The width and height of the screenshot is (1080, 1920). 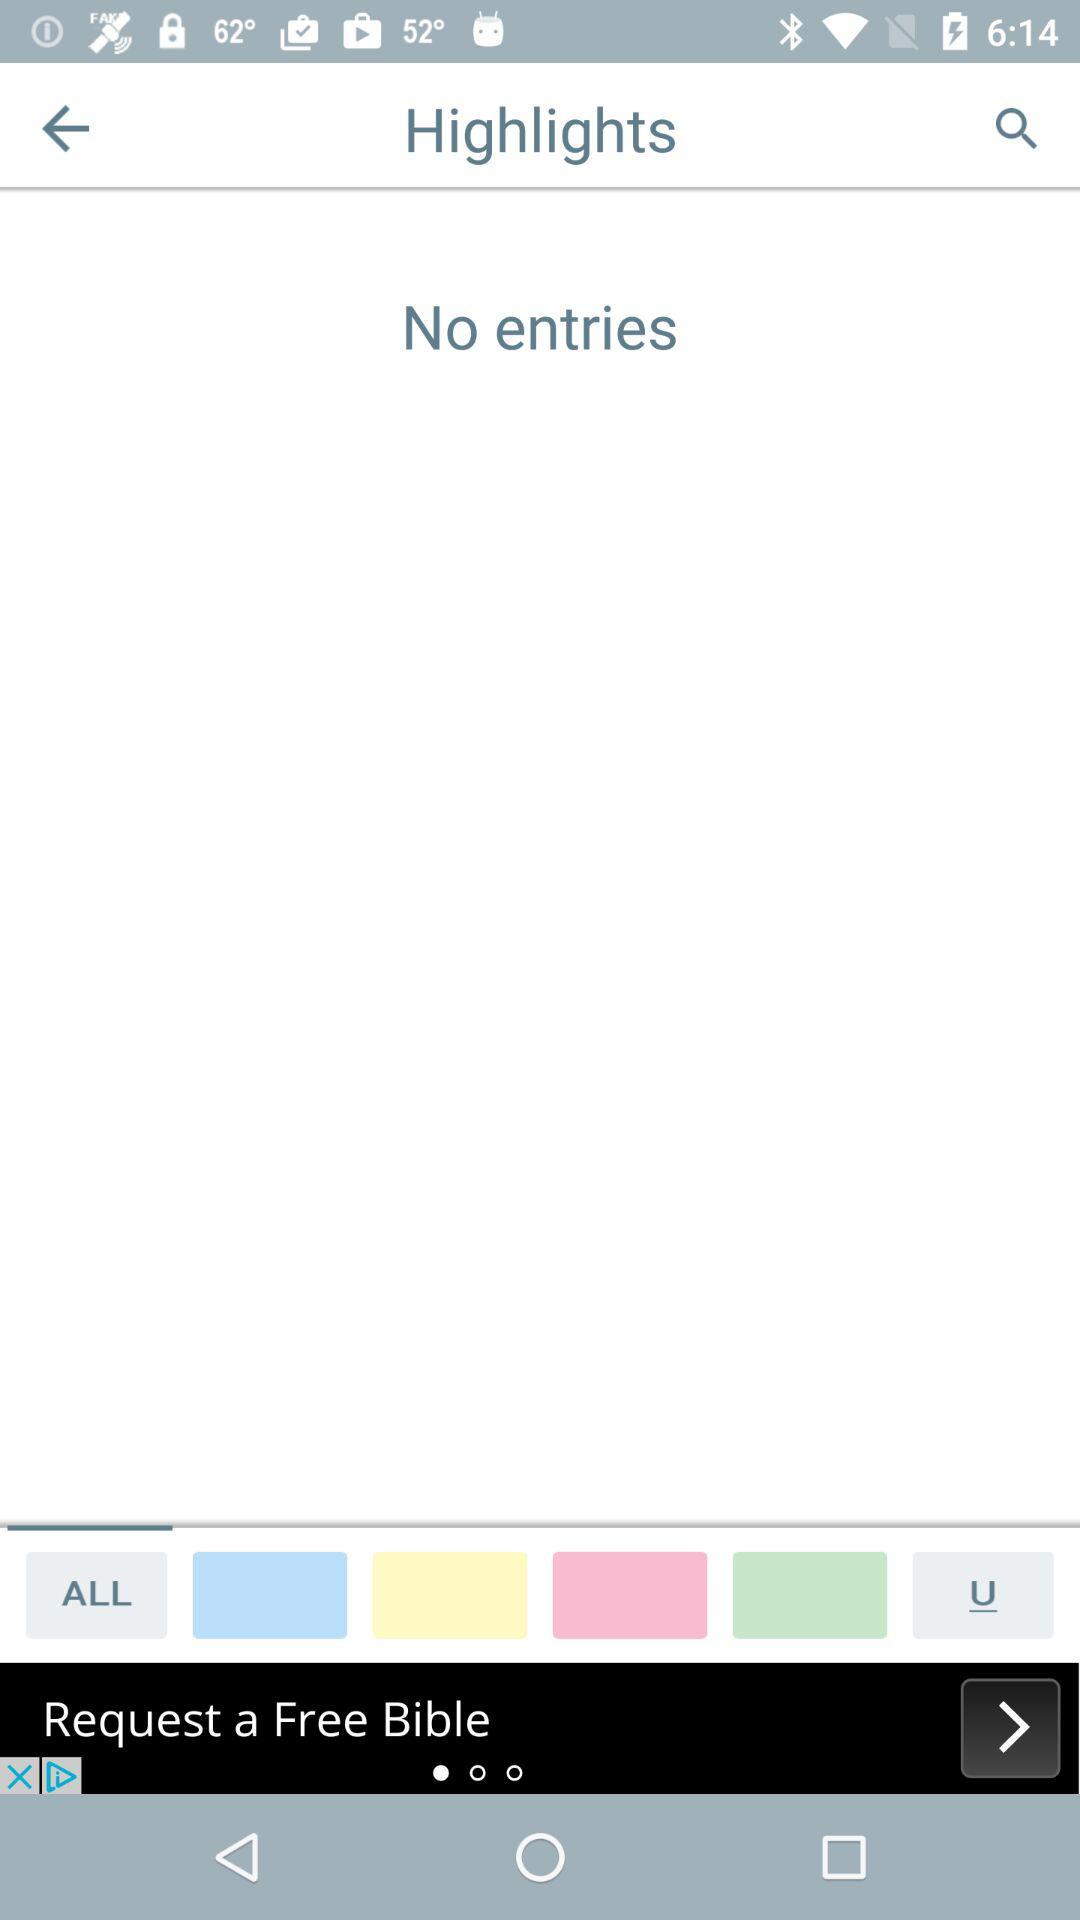 What do you see at coordinates (540, 1727) in the screenshot?
I see `its an advertisement` at bounding box center [540, 1727].